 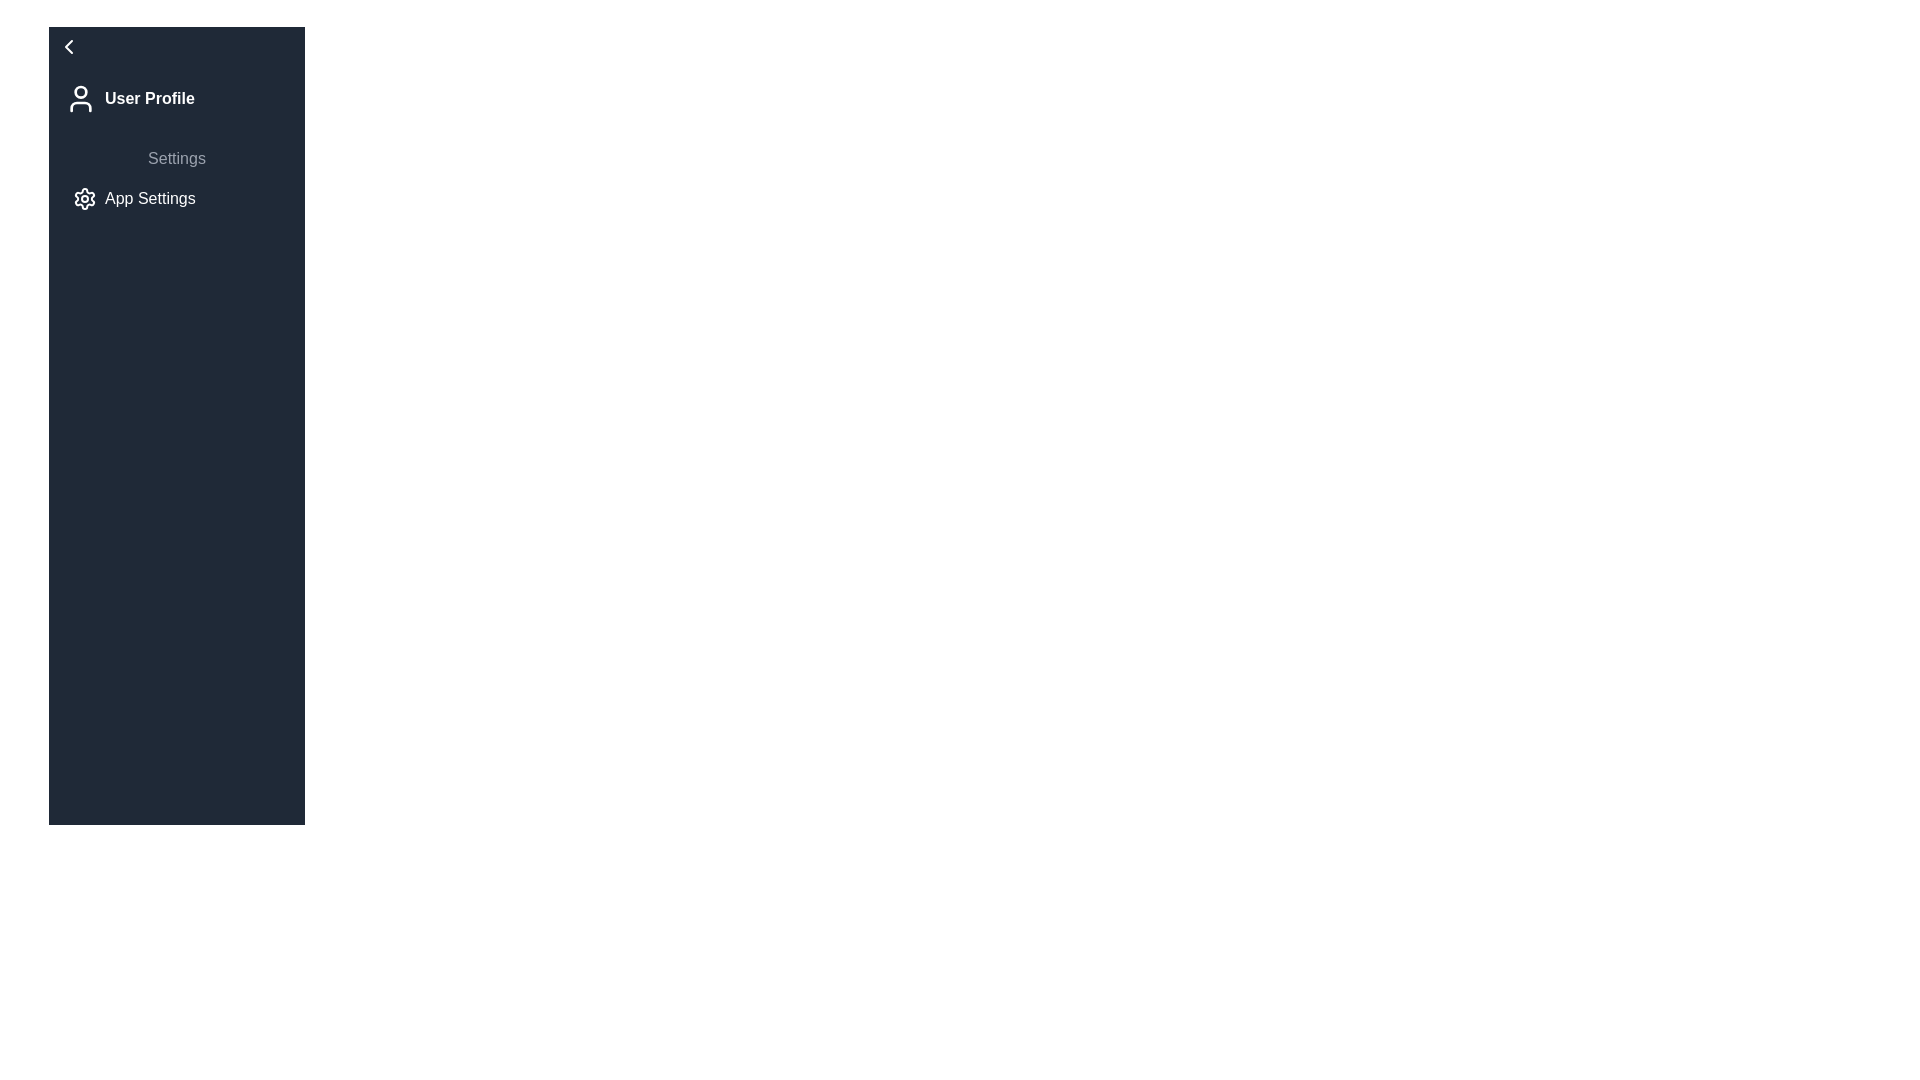 I want to click on the 'App Settings' navigation button, which is styled with white text on a dark background and includes a gear icon to the left of the text, so click(x=177, y=199).